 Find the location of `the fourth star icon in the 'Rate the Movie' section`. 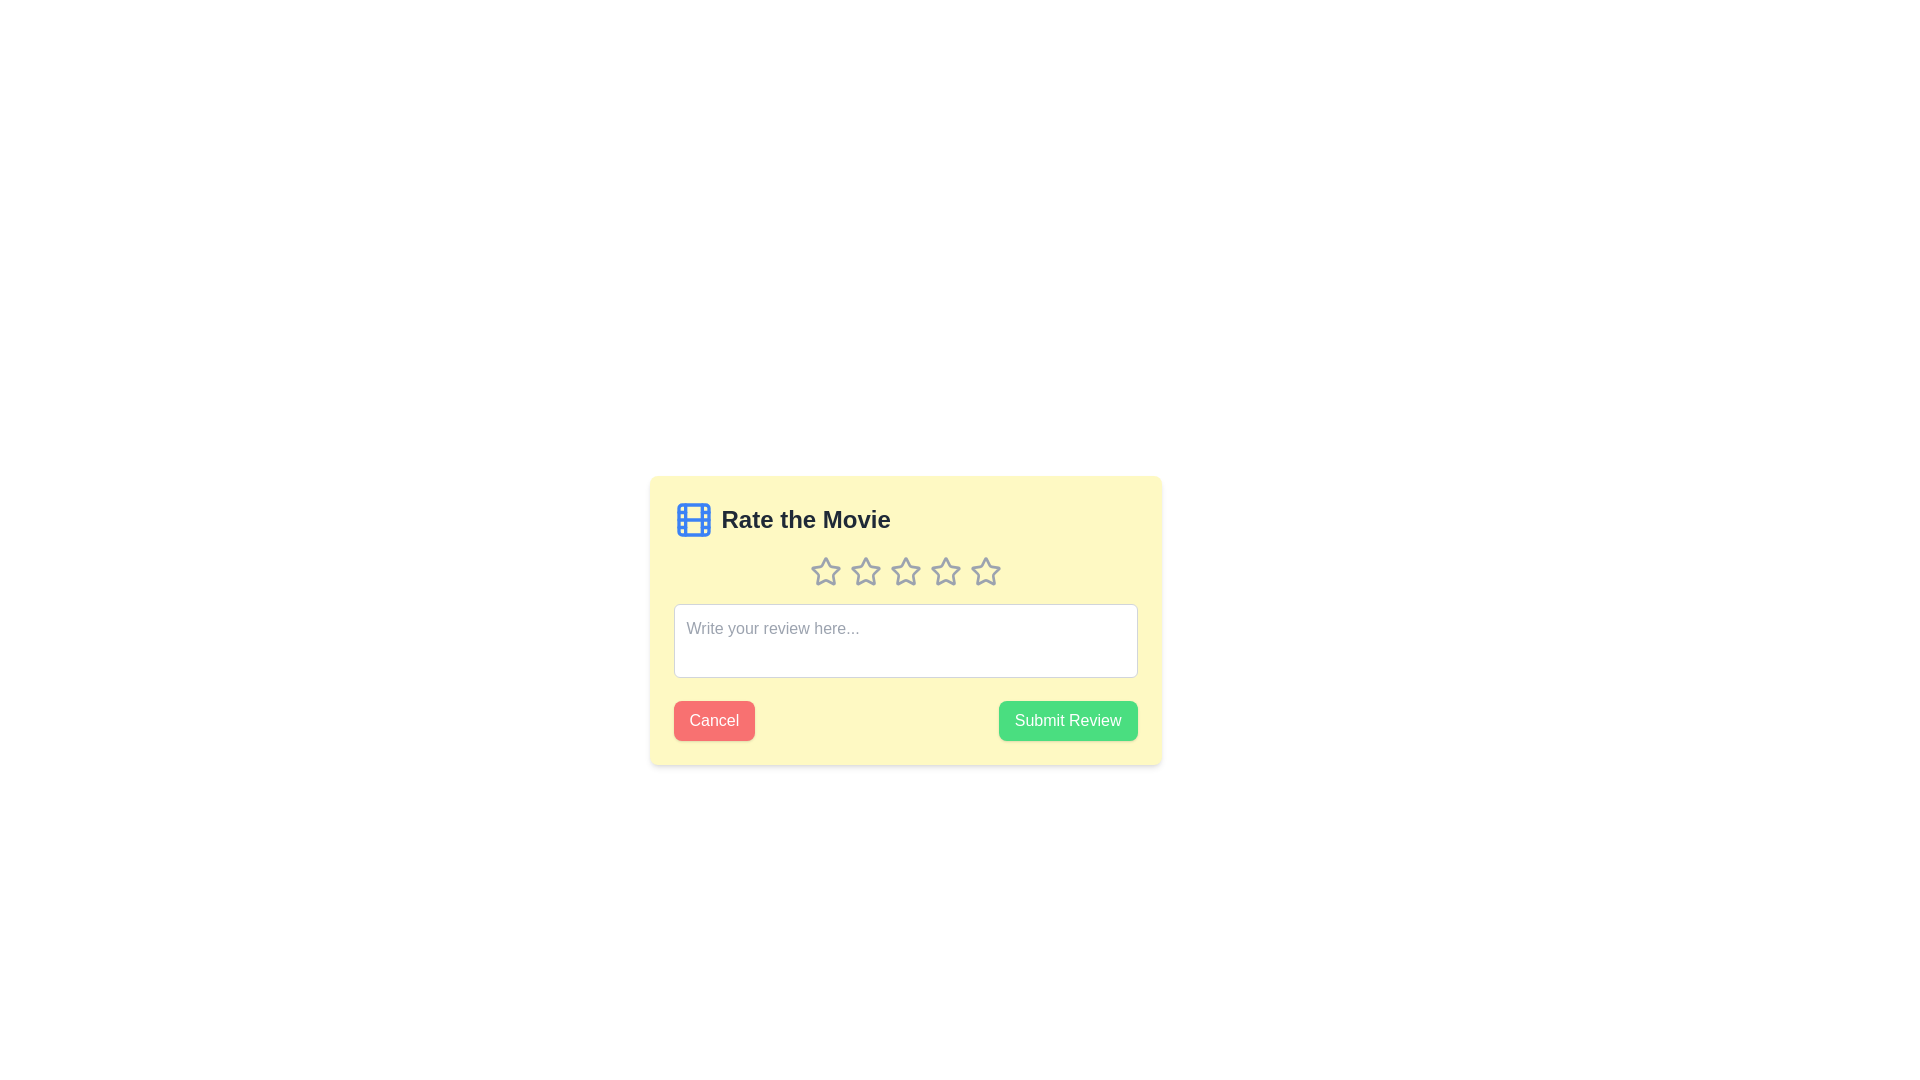

the fourth star icon in the 'Rate the Movie' section is located at coordinates (944, 571).